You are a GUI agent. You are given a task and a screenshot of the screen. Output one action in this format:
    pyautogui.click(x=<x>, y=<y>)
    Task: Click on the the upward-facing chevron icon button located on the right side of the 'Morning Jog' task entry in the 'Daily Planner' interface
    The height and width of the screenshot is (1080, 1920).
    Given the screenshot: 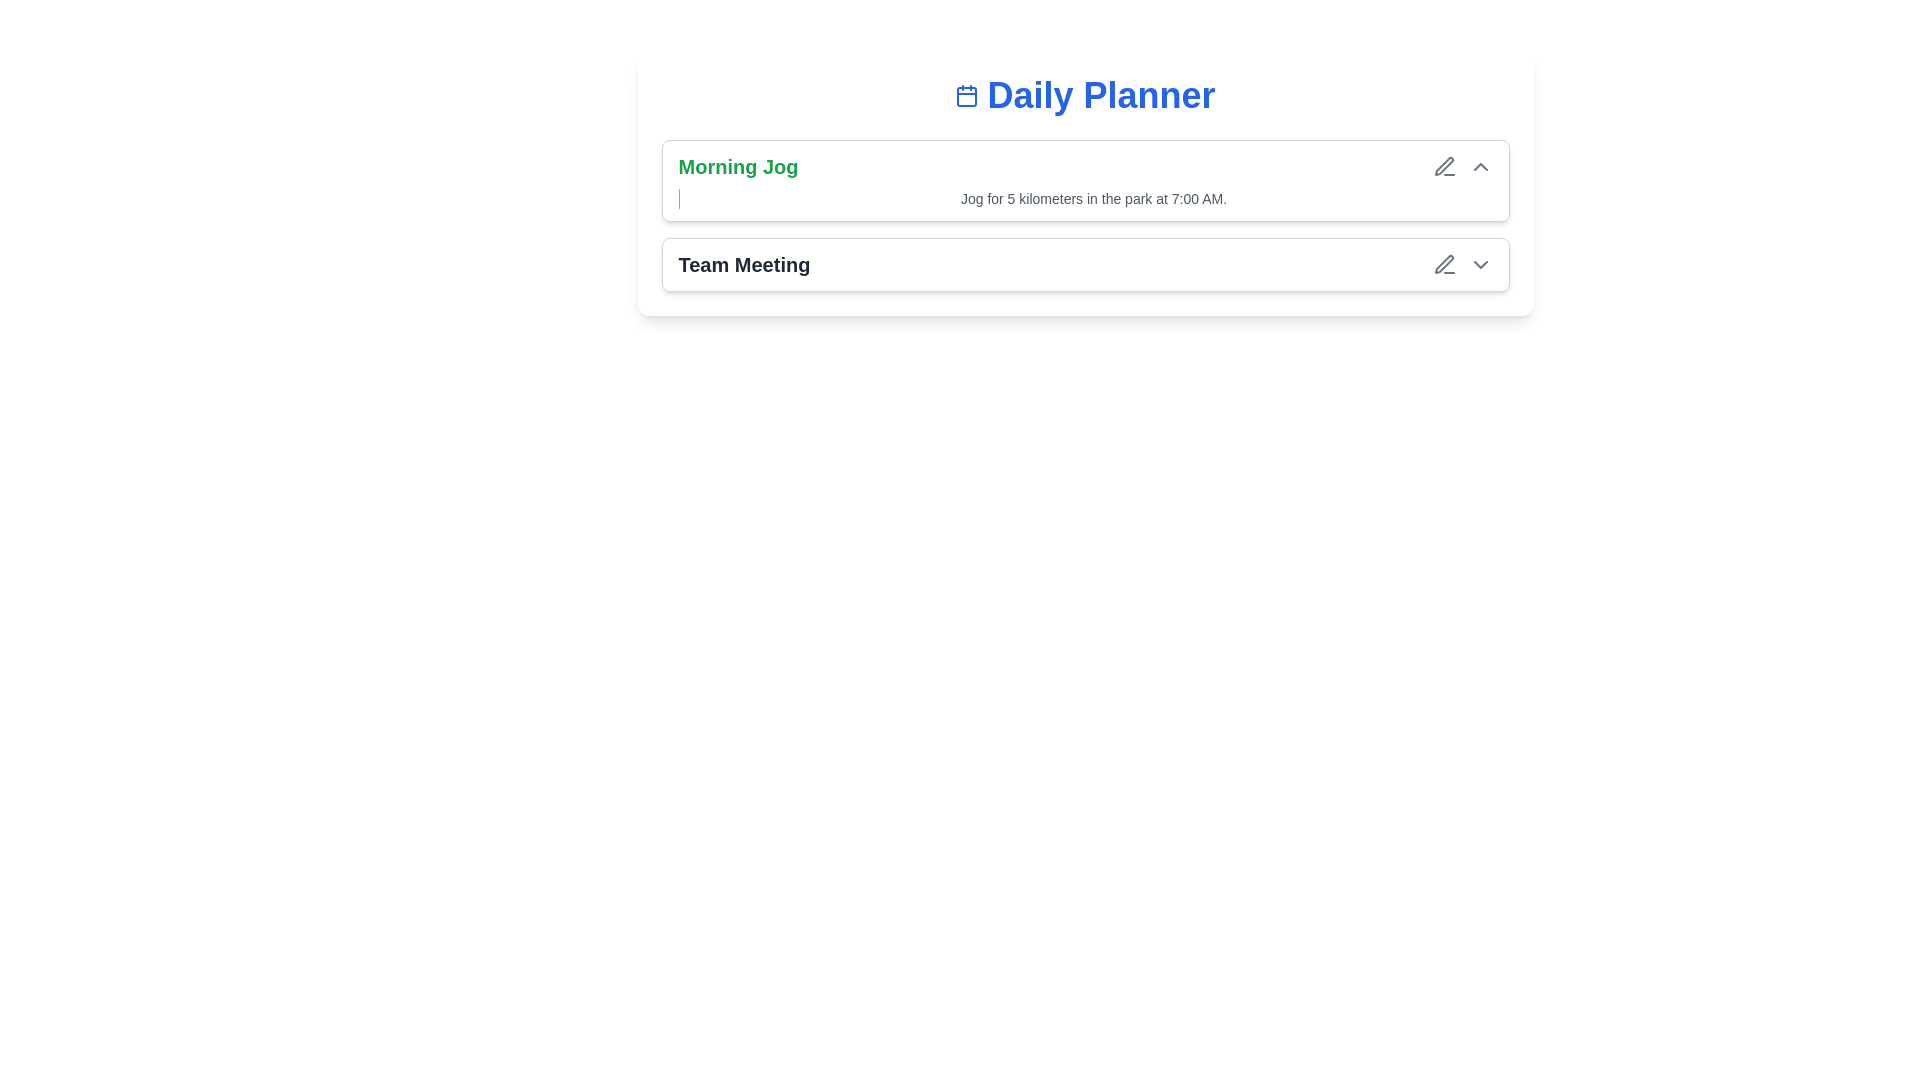 What is the action you would take?
    pyautogui.click(x=1480, y=165)
    